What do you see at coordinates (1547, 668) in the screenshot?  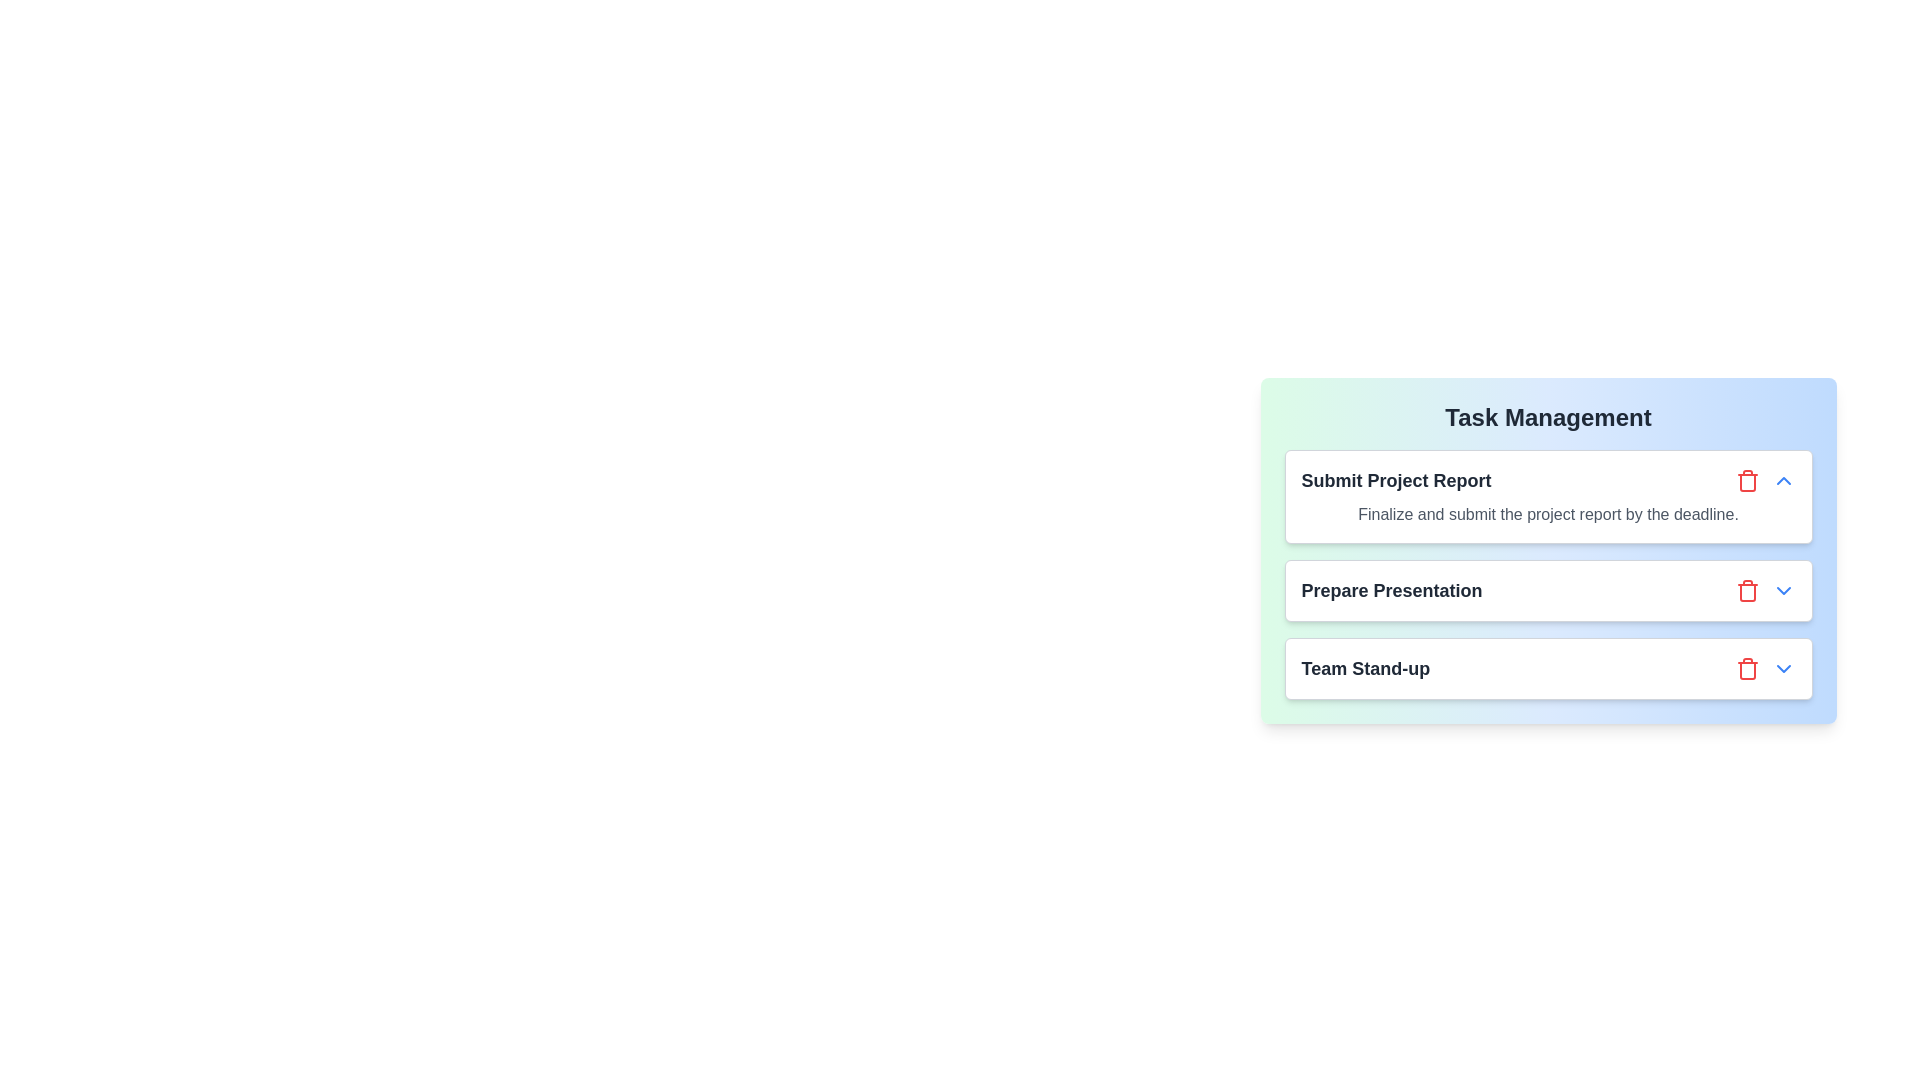 I see `the 'Team Stand-up' task card located at the bottom of the vertical list` at bounding box center [1547, 668].